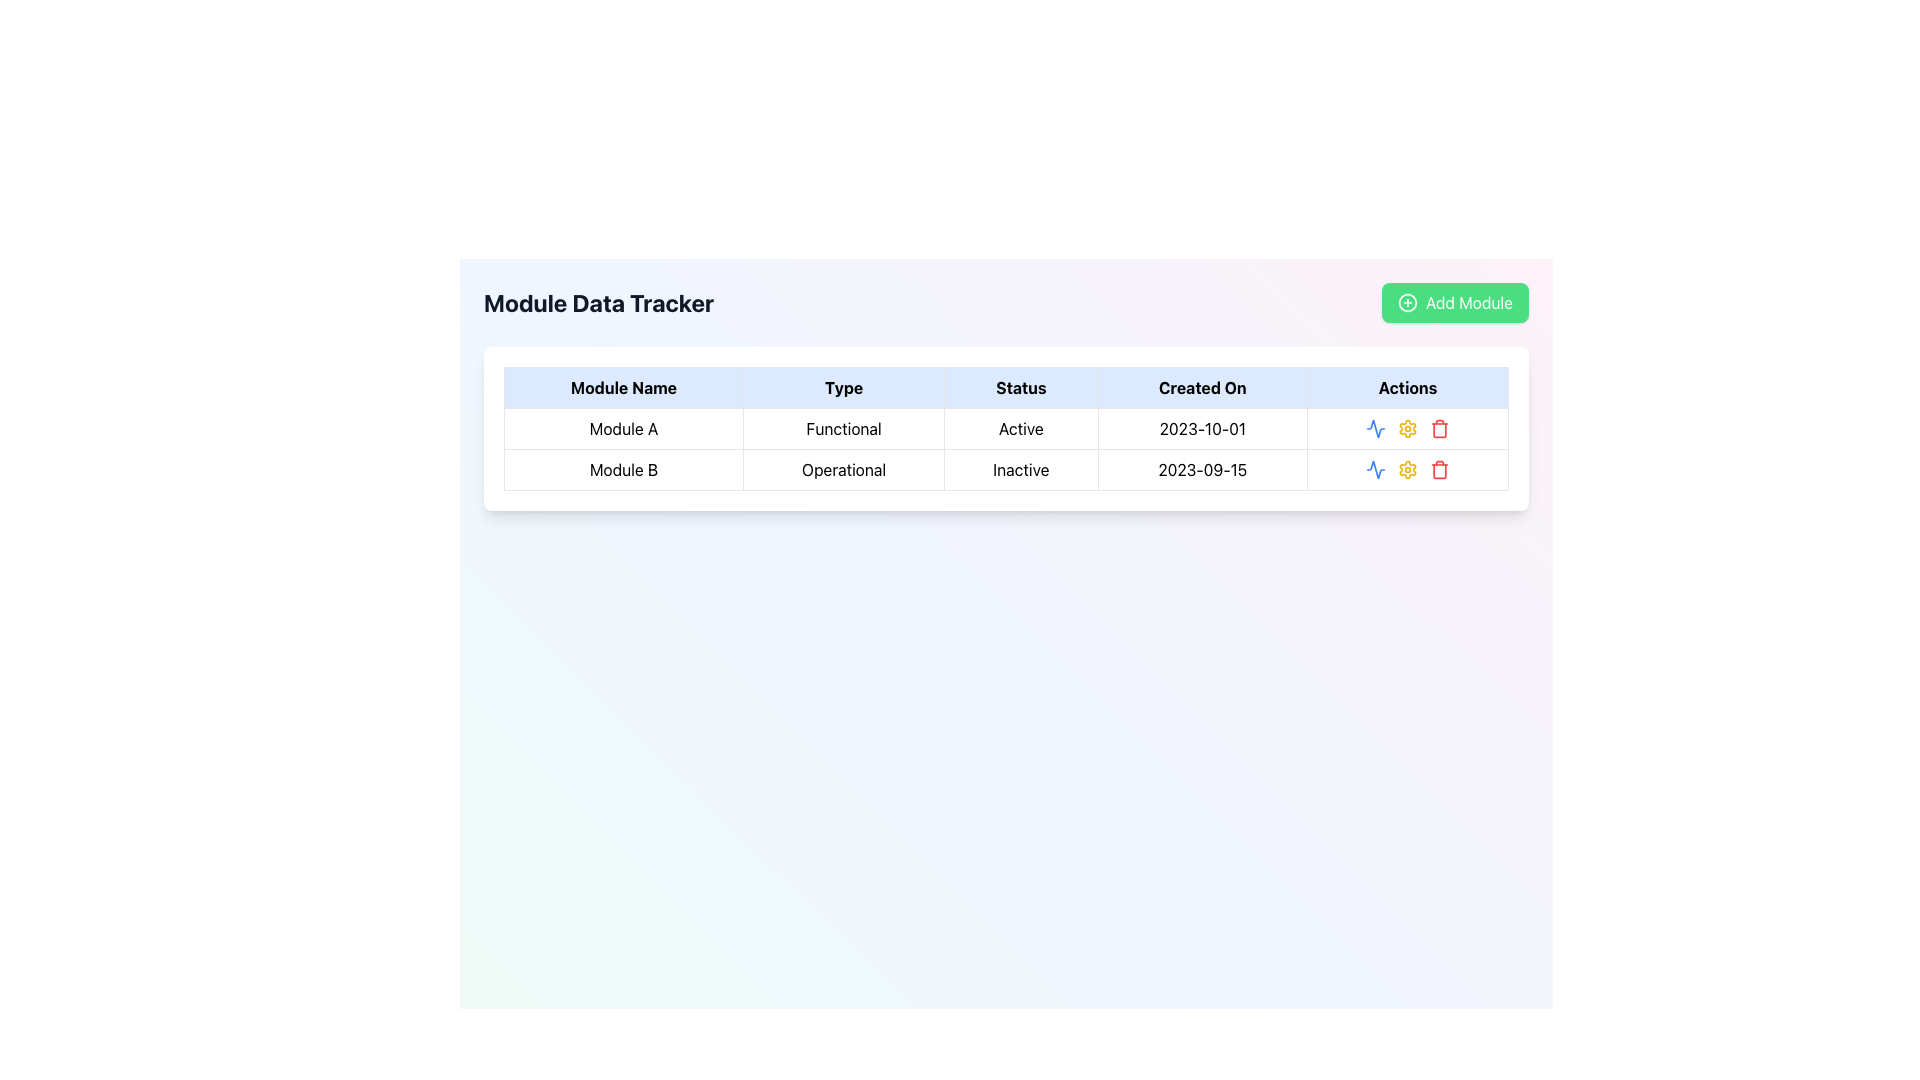  What do you see at coordinates (623, 470) in the screenshot?
I see `the label displaying 'Module B', which is the first field in the second row of a table under the 'Module Name' column` at bounding box center [623, 470].